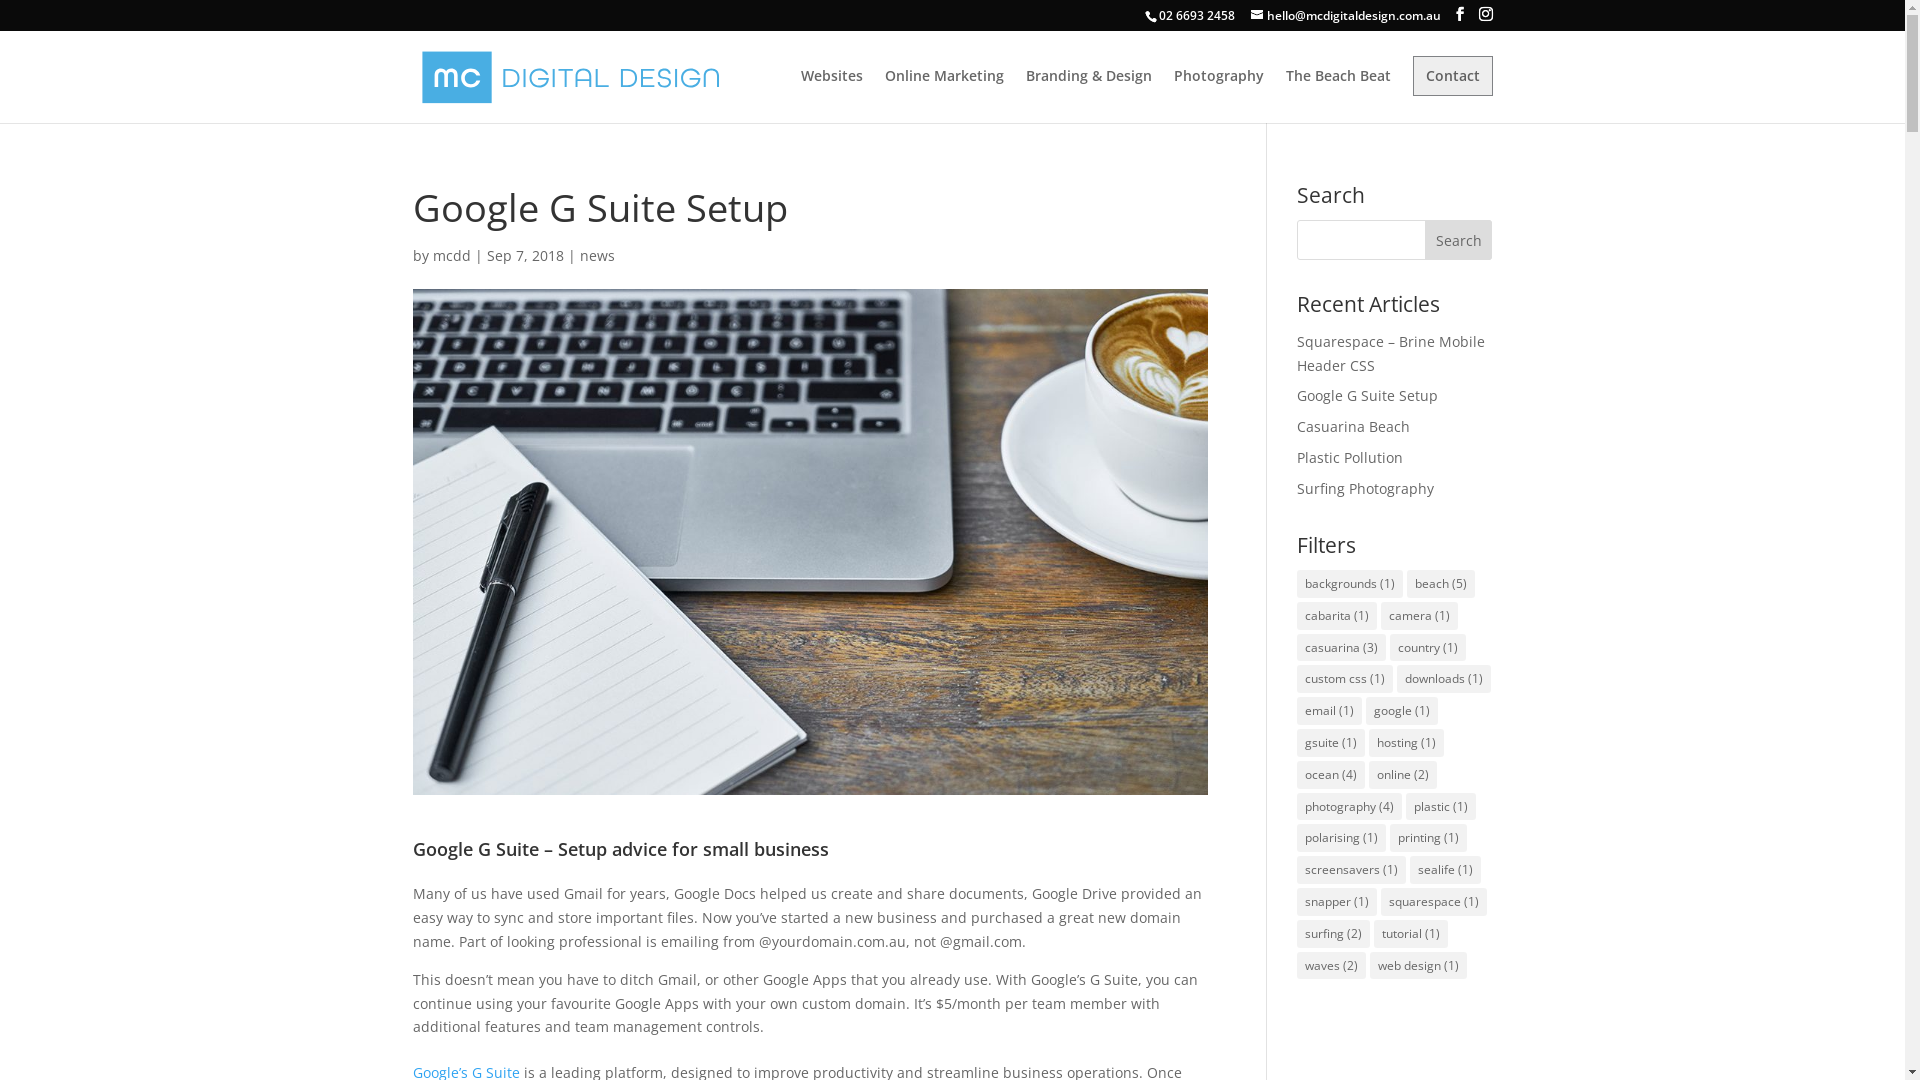 Image resolution: width=1920 pixels, height=1080 pixels. What do you see at coordinates (1445, 869) in the screenshot?
I see `'sealife (1)'` at bounding box center [1445, 869].